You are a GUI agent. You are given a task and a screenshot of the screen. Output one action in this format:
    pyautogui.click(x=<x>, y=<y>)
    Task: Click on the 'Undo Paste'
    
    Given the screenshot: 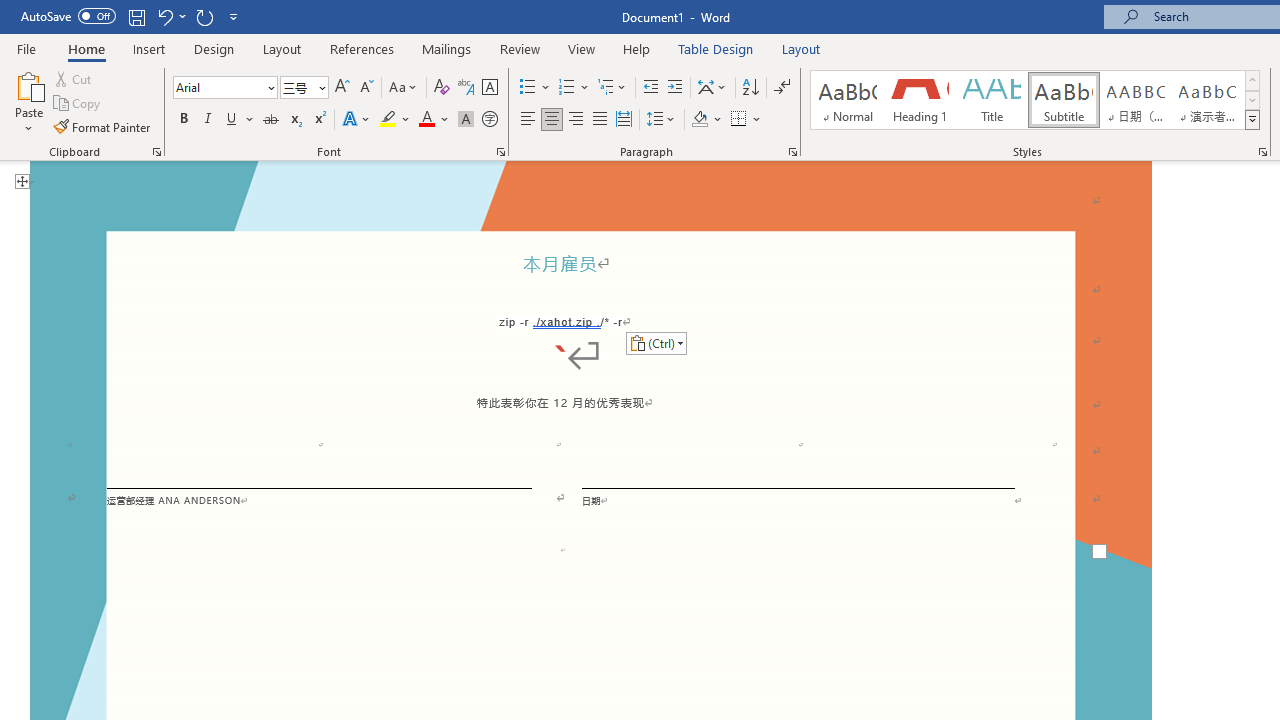 What is the action you would take?
    pyautogui.click(x=170, y=16)
    